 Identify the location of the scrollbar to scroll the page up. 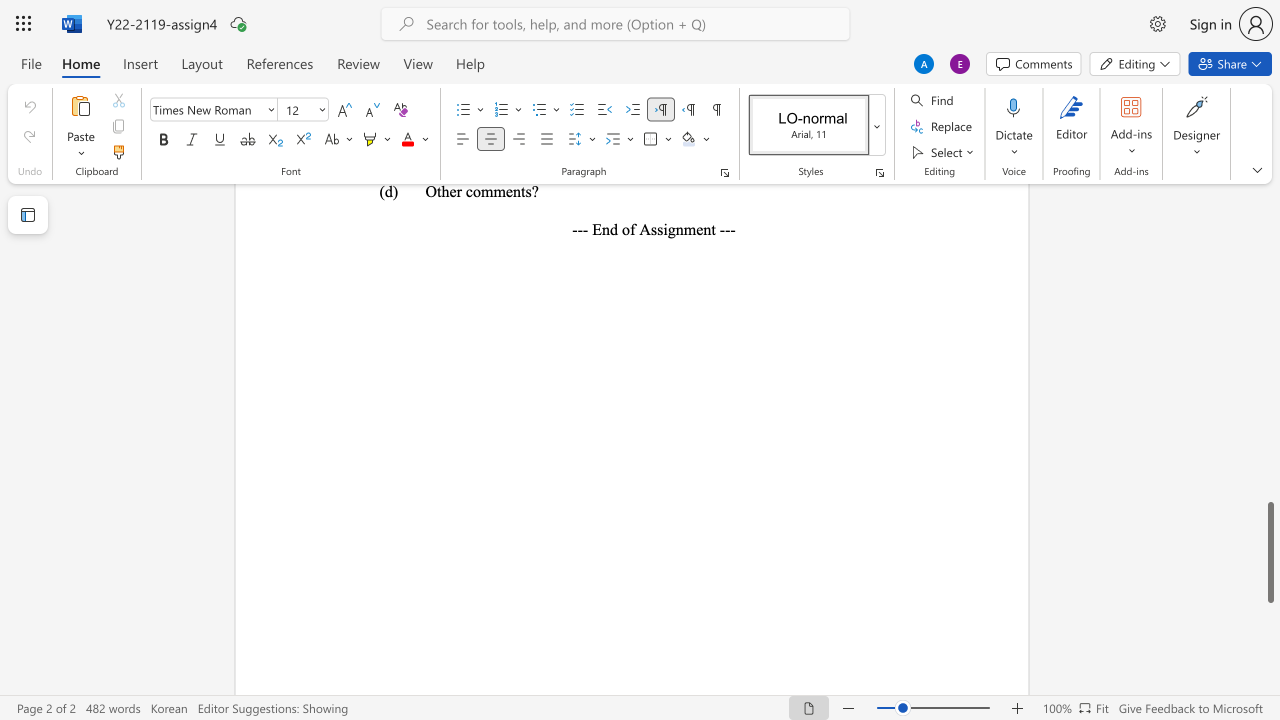
(1269, 470).